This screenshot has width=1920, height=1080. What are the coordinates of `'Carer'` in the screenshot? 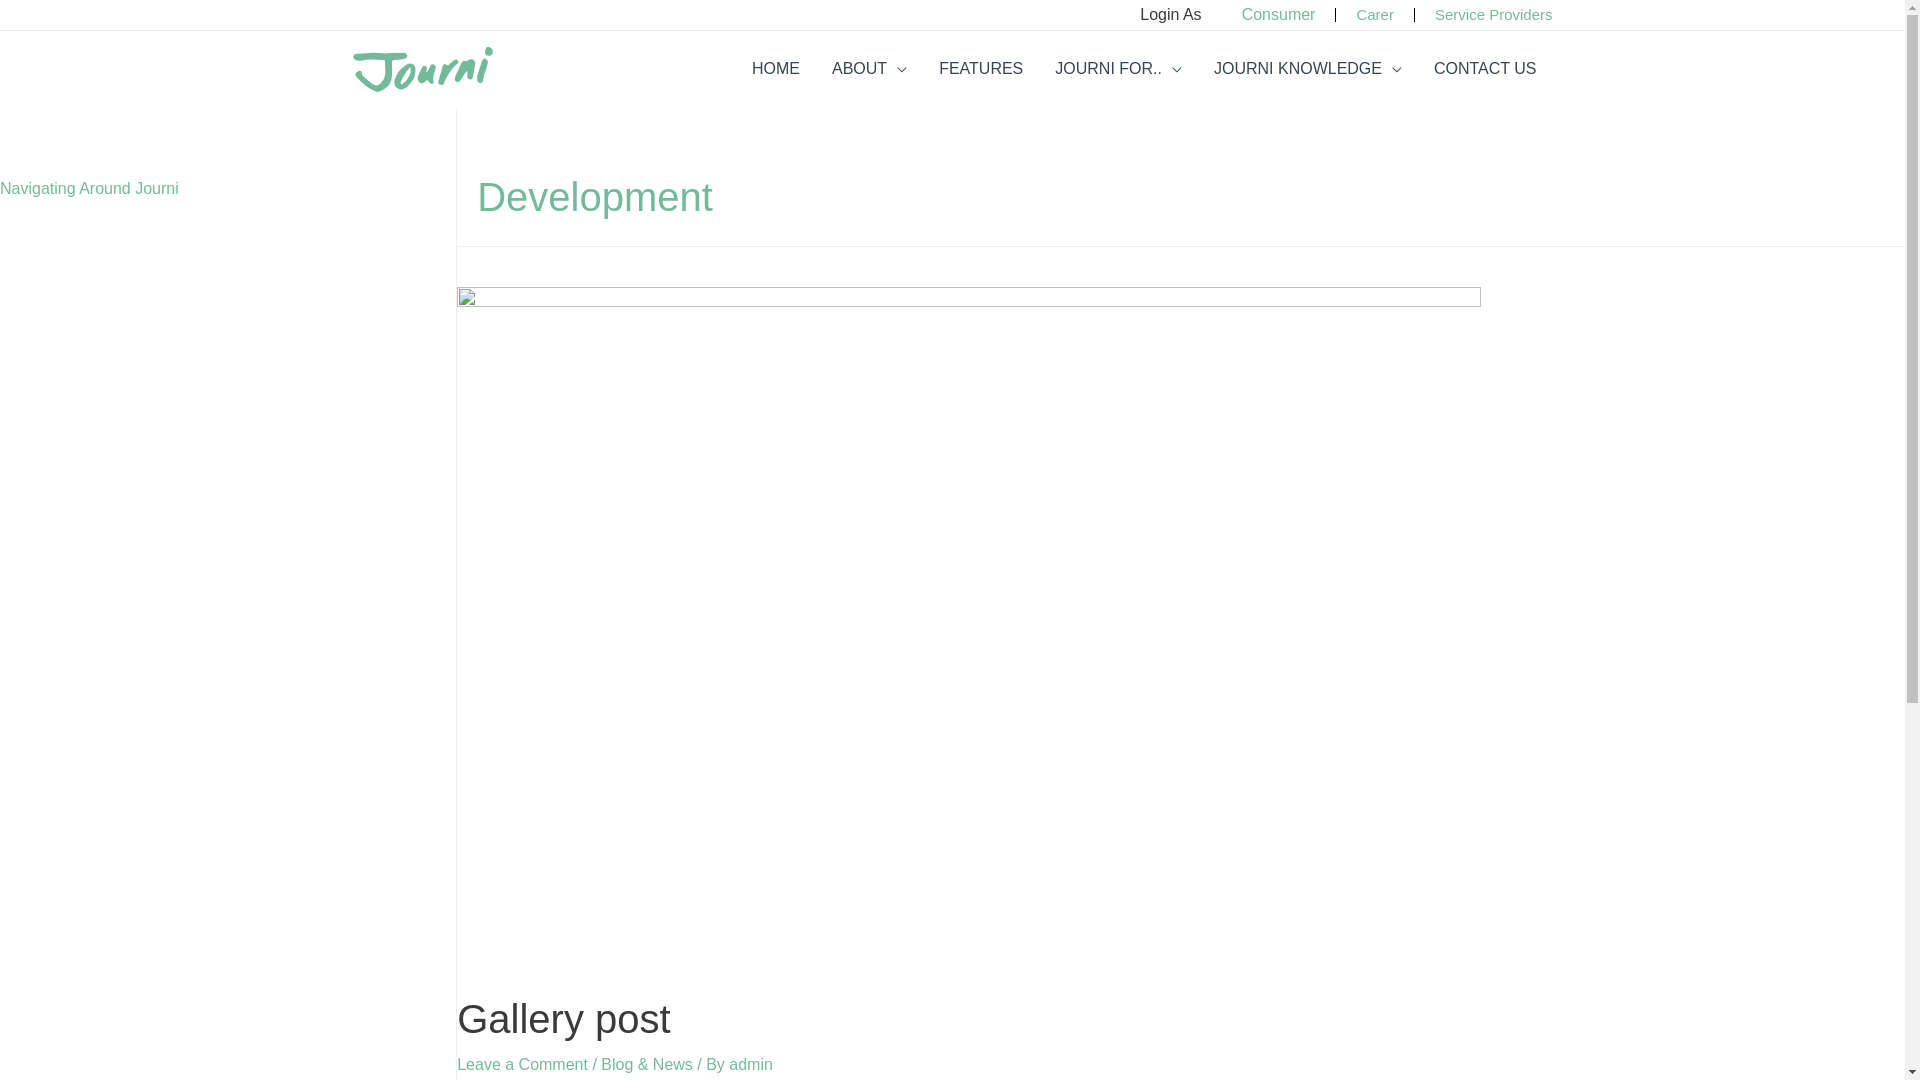 It's located at (1373, 14).